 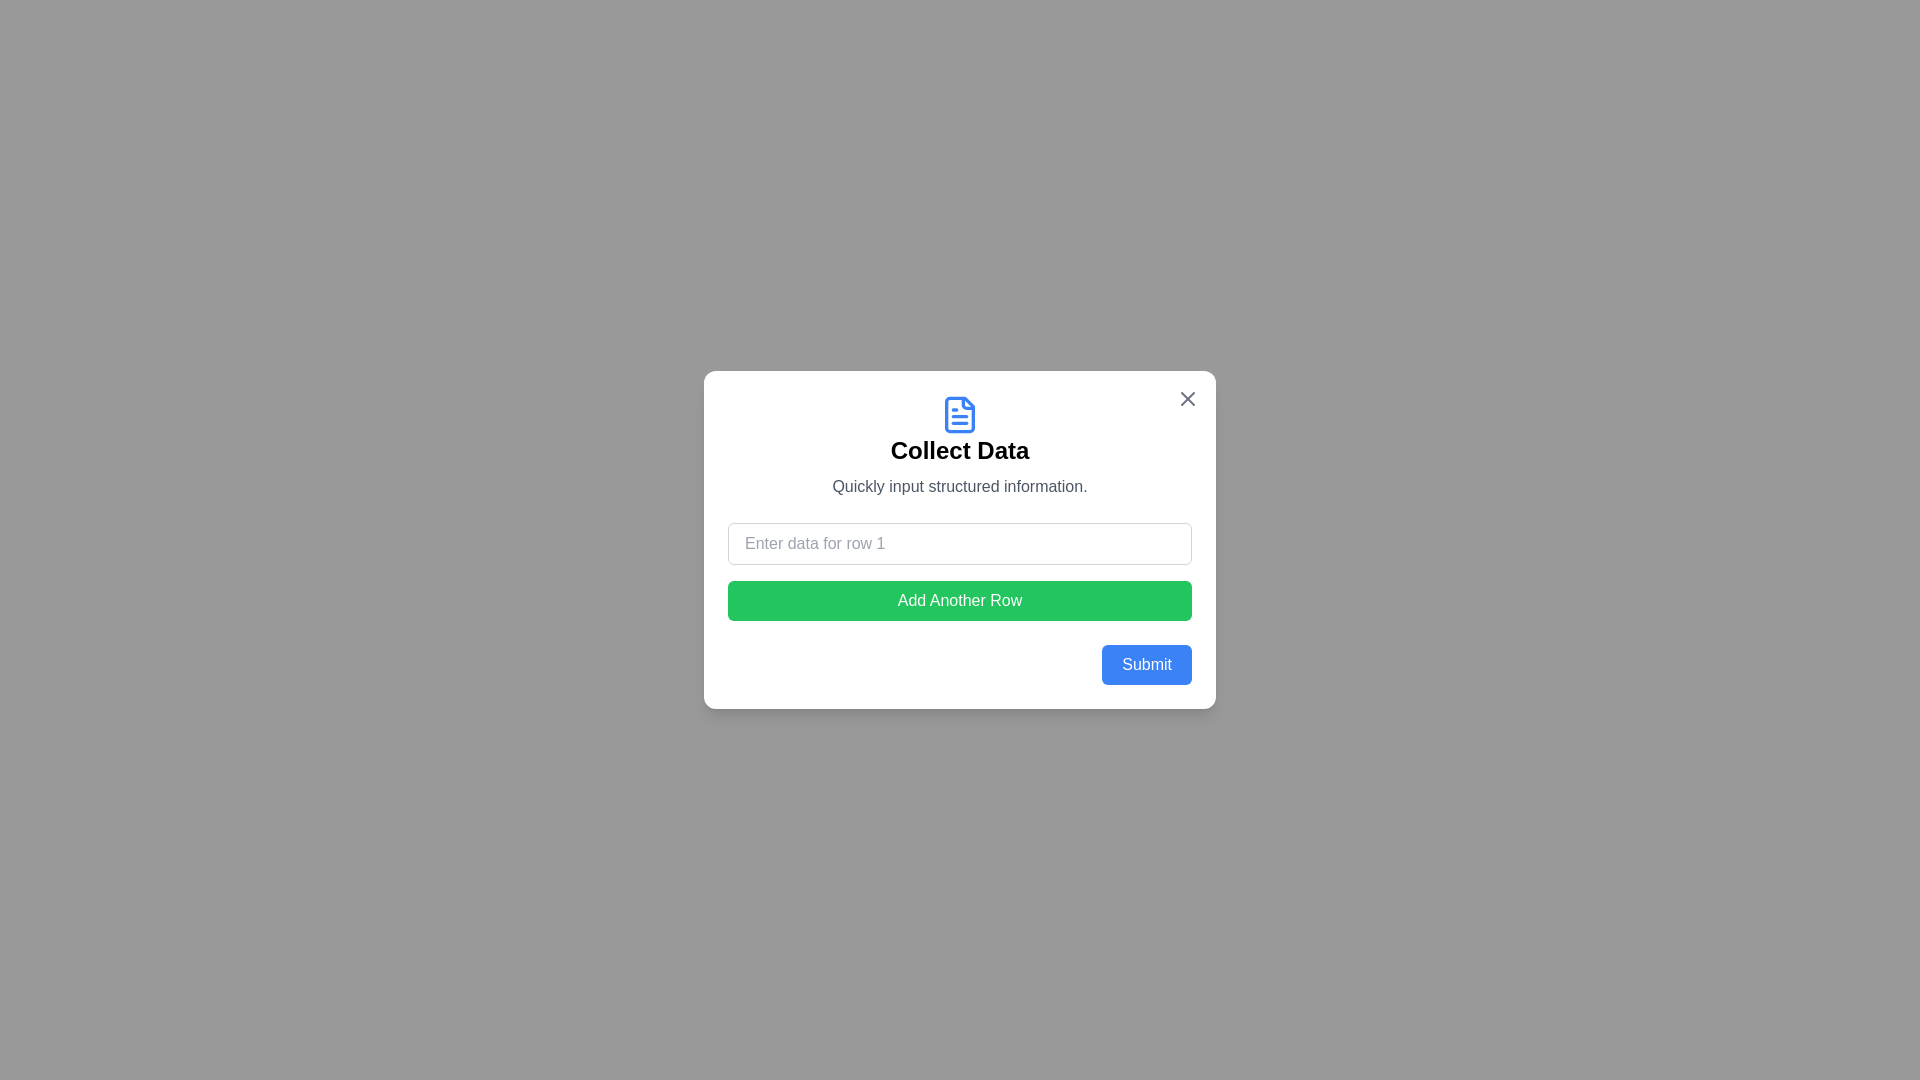 I want to click on the close button (X) to dismiss the dialog, so click(x=1188, y=398).